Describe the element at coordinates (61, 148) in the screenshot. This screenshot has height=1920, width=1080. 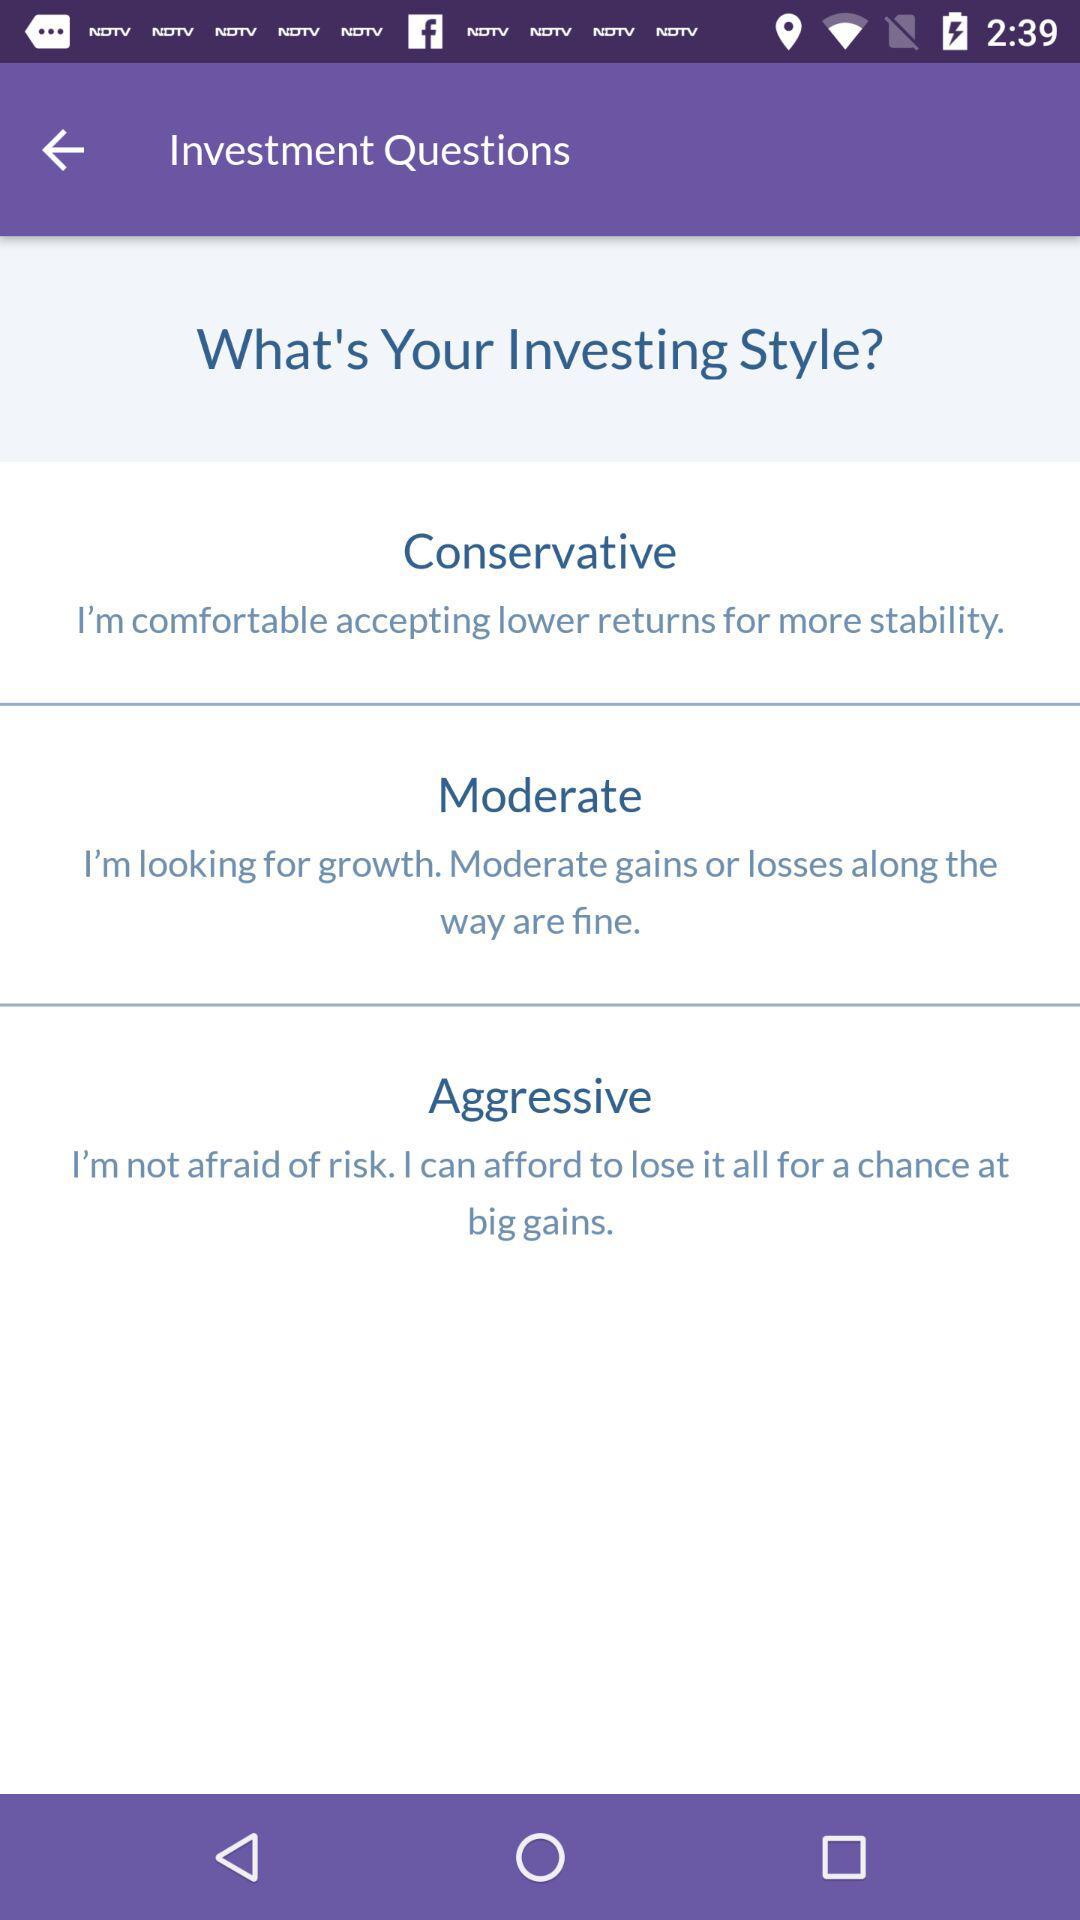
I see `the item to the left of the investment questions item` at that location.